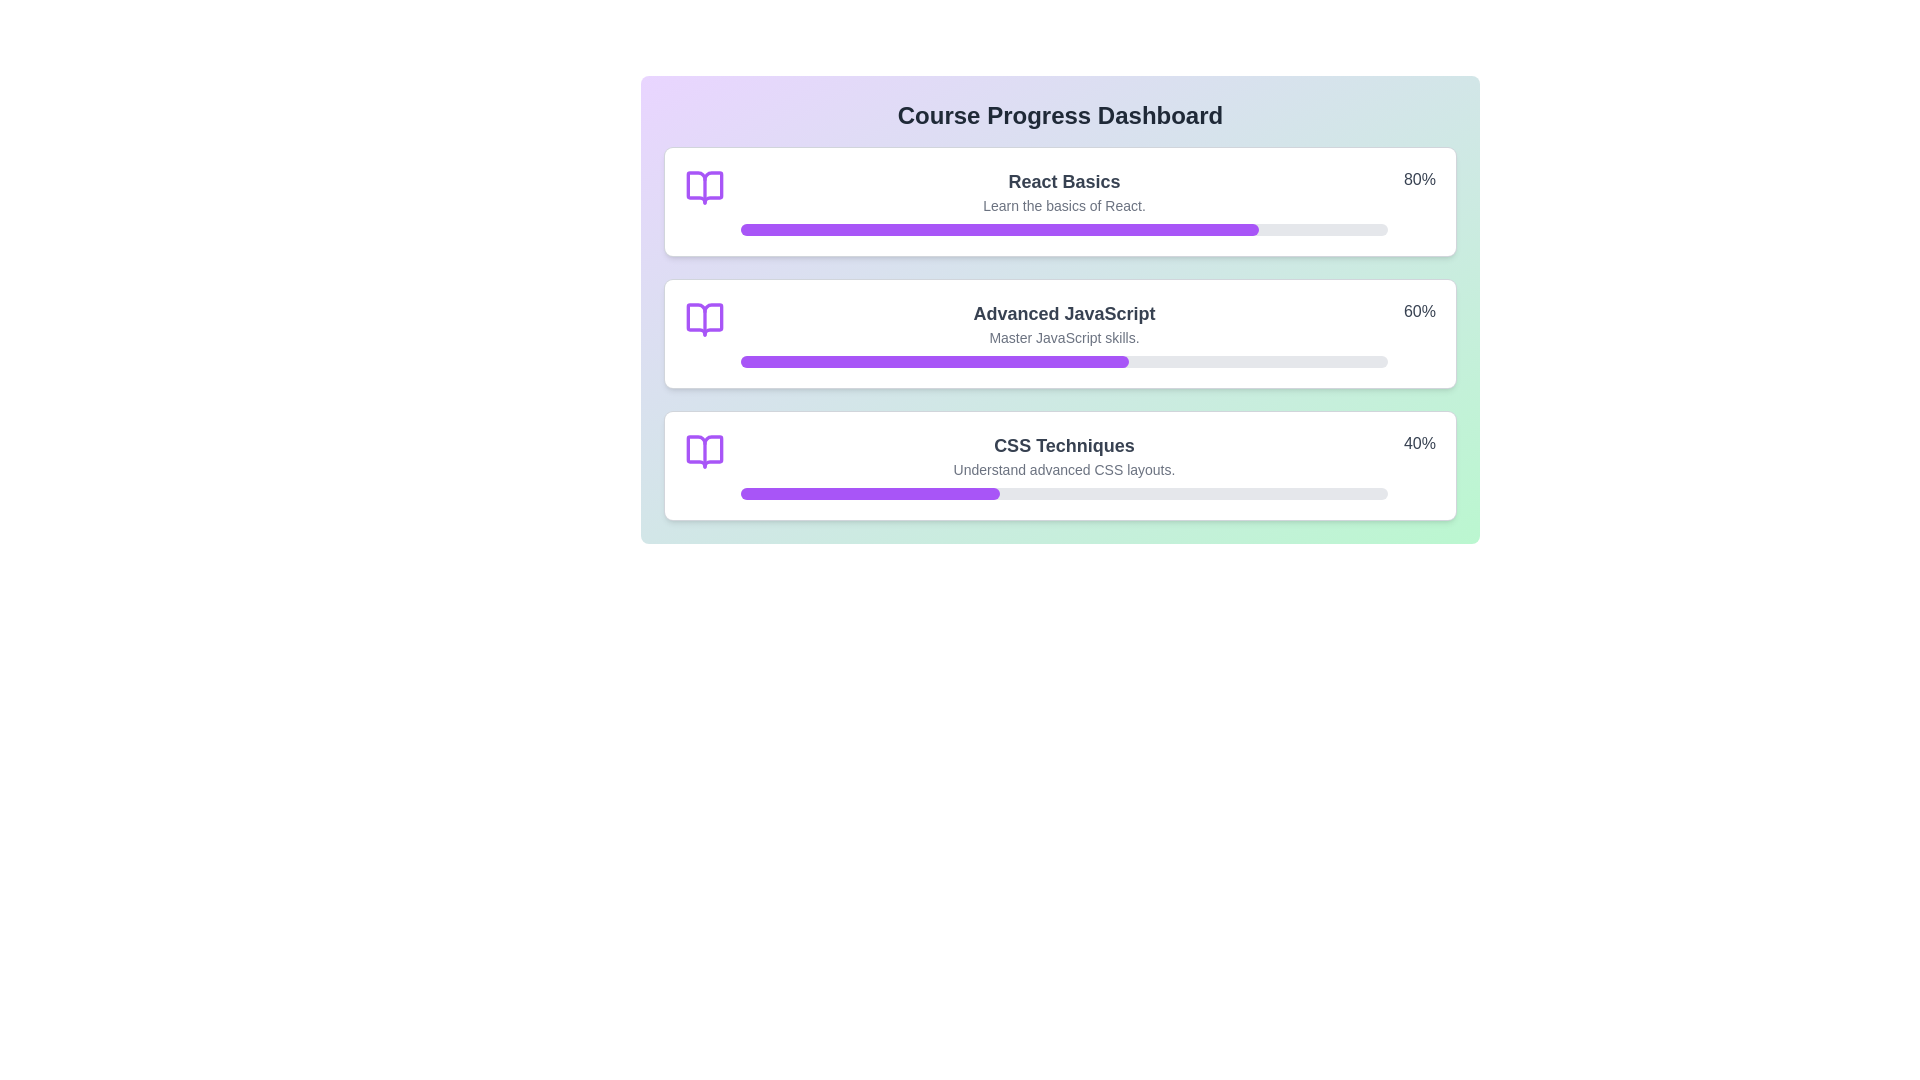  I want to click on the progress bar under the title 'React Basics' and the subtitle 'Learn the basics of React.' which is situated in the first card of the list of courses, so click(1063, 229).